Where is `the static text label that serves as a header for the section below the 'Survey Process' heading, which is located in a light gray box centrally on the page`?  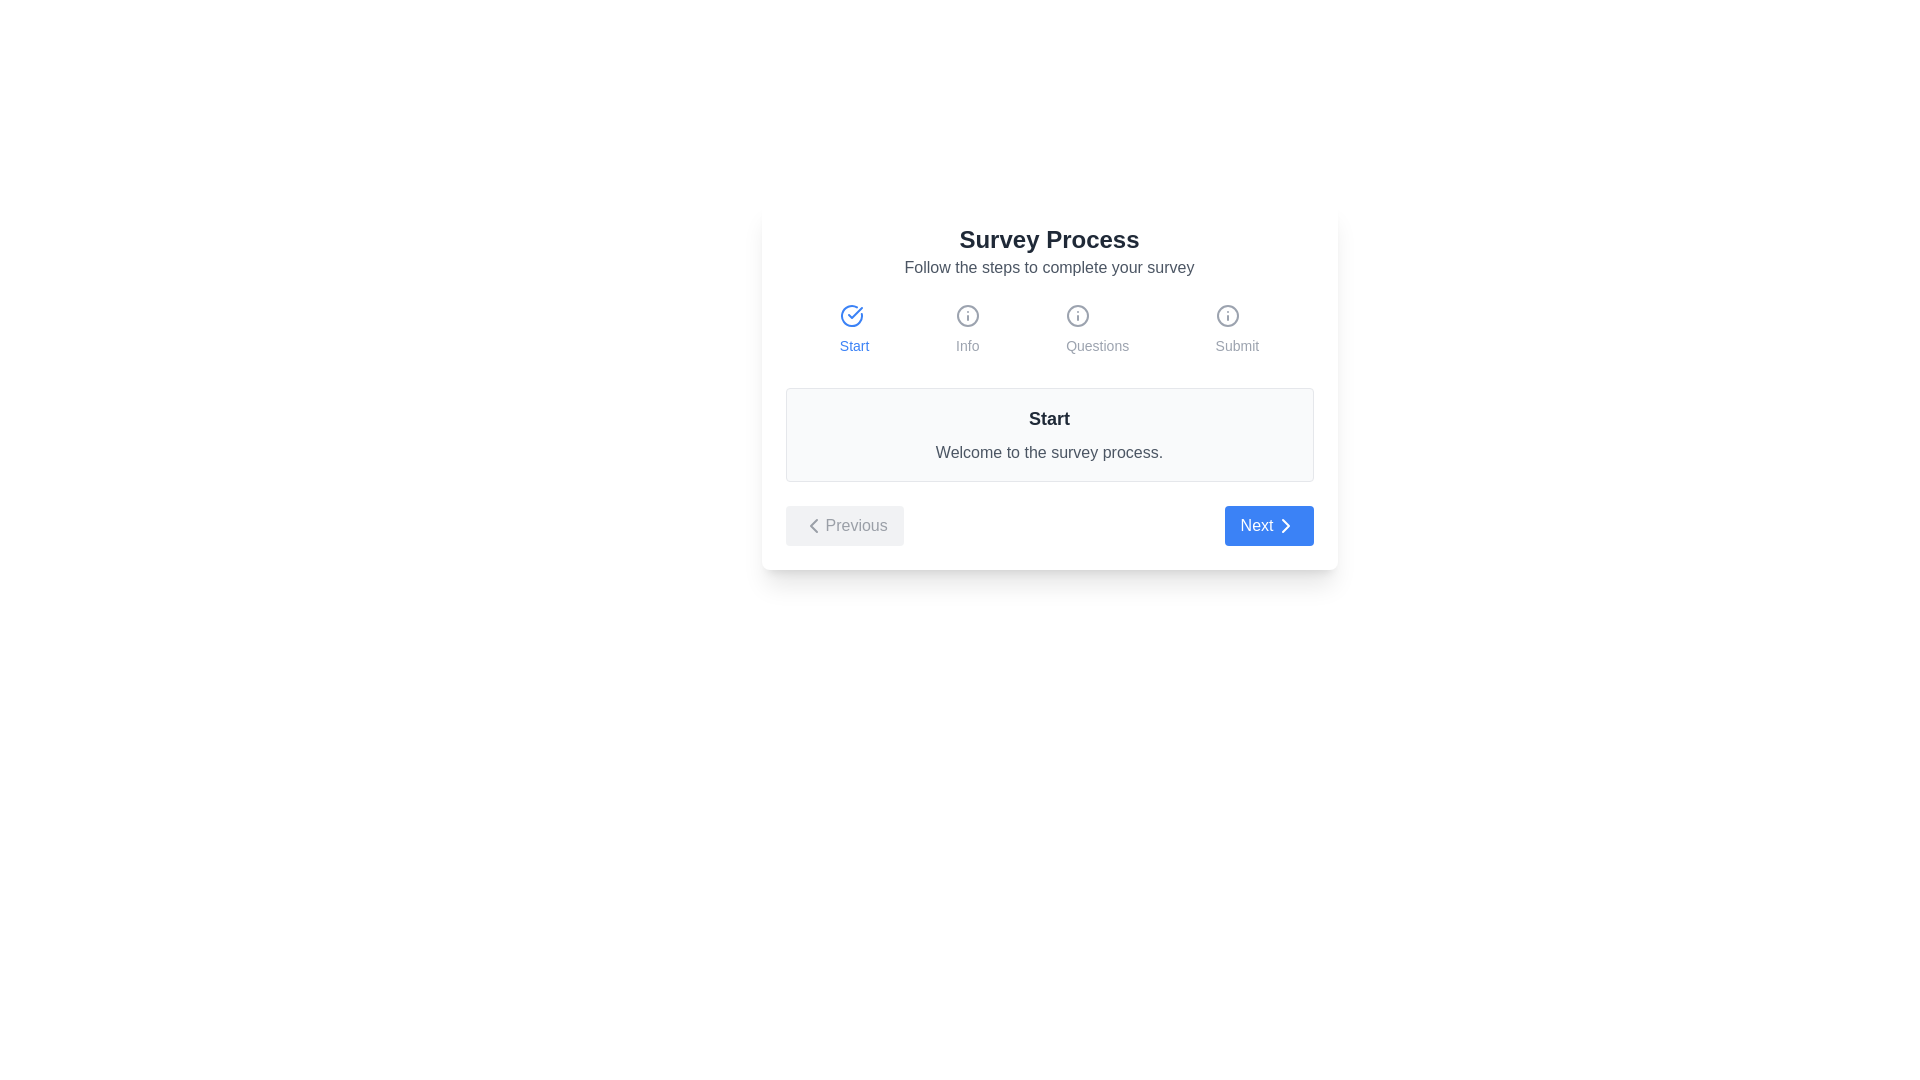 the static text label that serves as a header for the section below the 'Survey Process' heading, which is located in a light gray box centrally on the page is located at coordinates (1048, 418).